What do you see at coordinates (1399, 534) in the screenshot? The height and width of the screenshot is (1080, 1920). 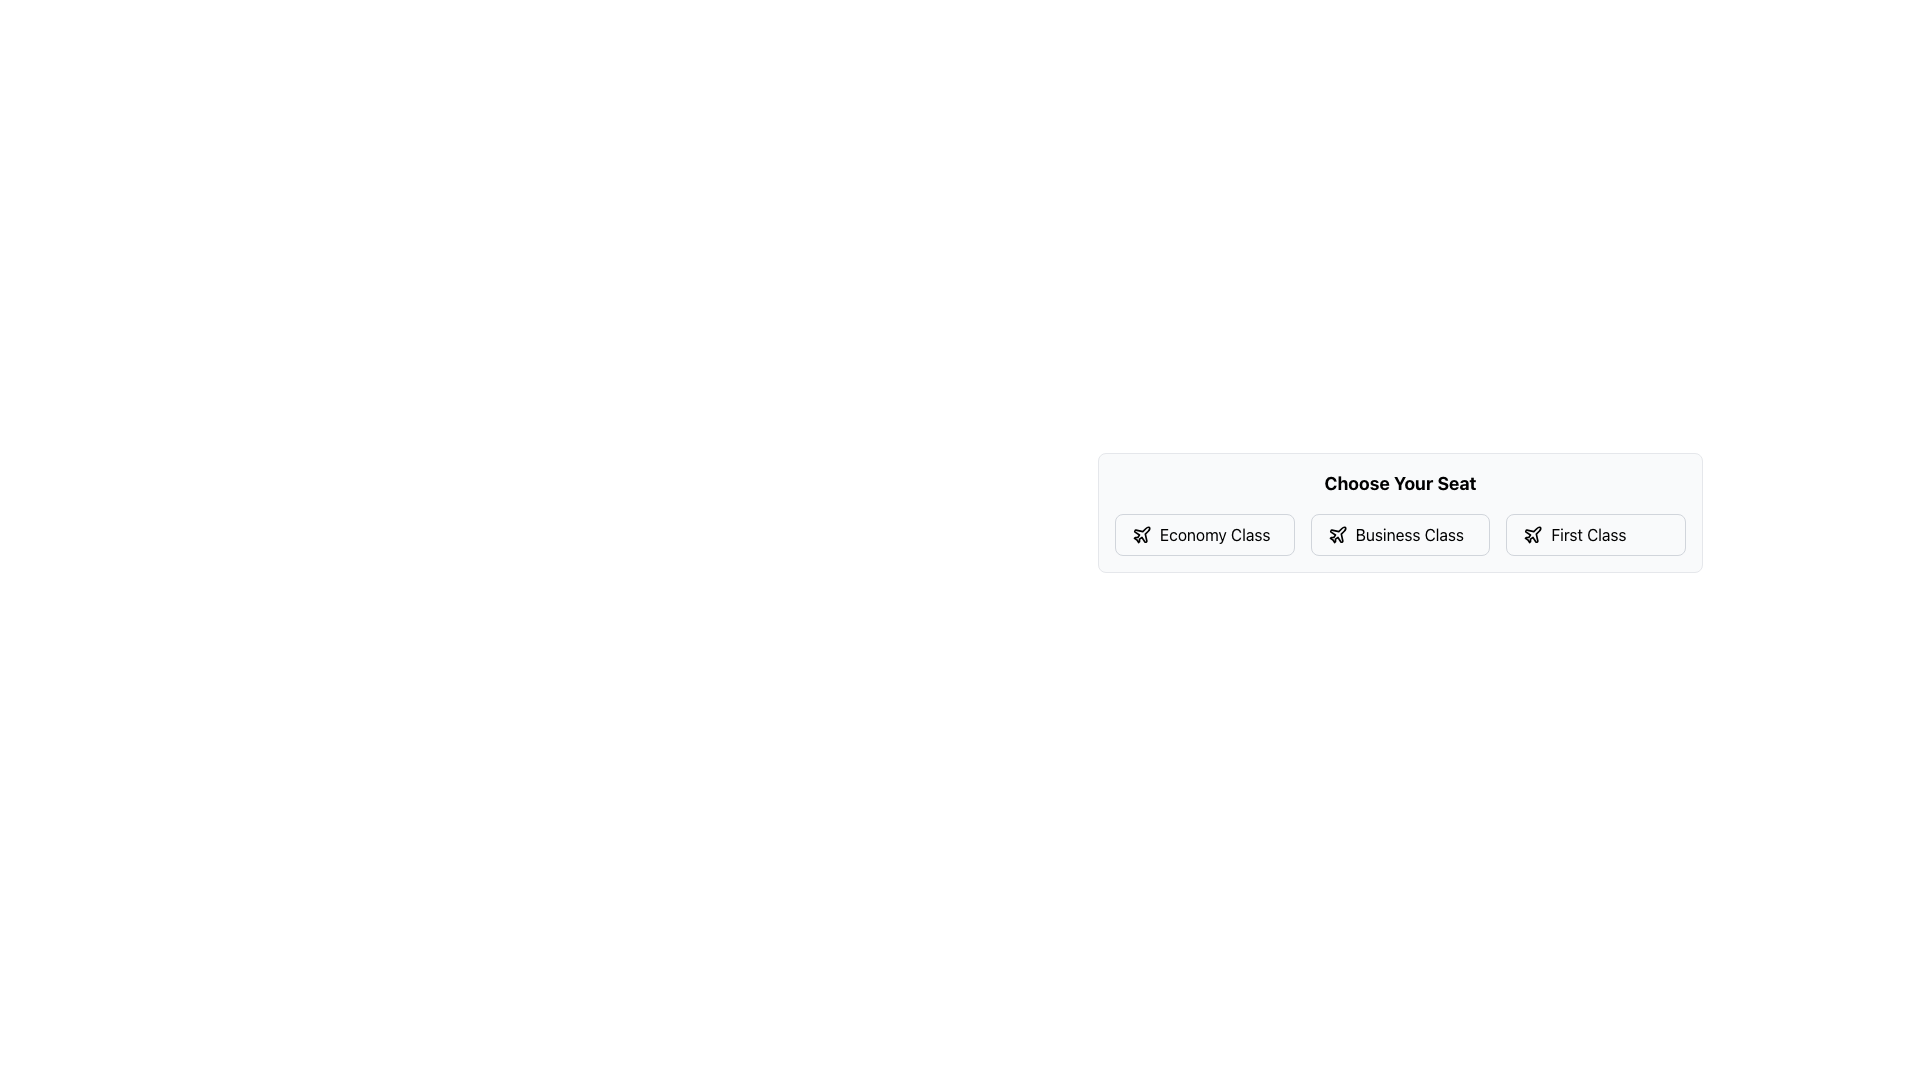 I see `the seating category selection group located in the 'Choose Your Seat' section` at bounding box center [1399, 534].